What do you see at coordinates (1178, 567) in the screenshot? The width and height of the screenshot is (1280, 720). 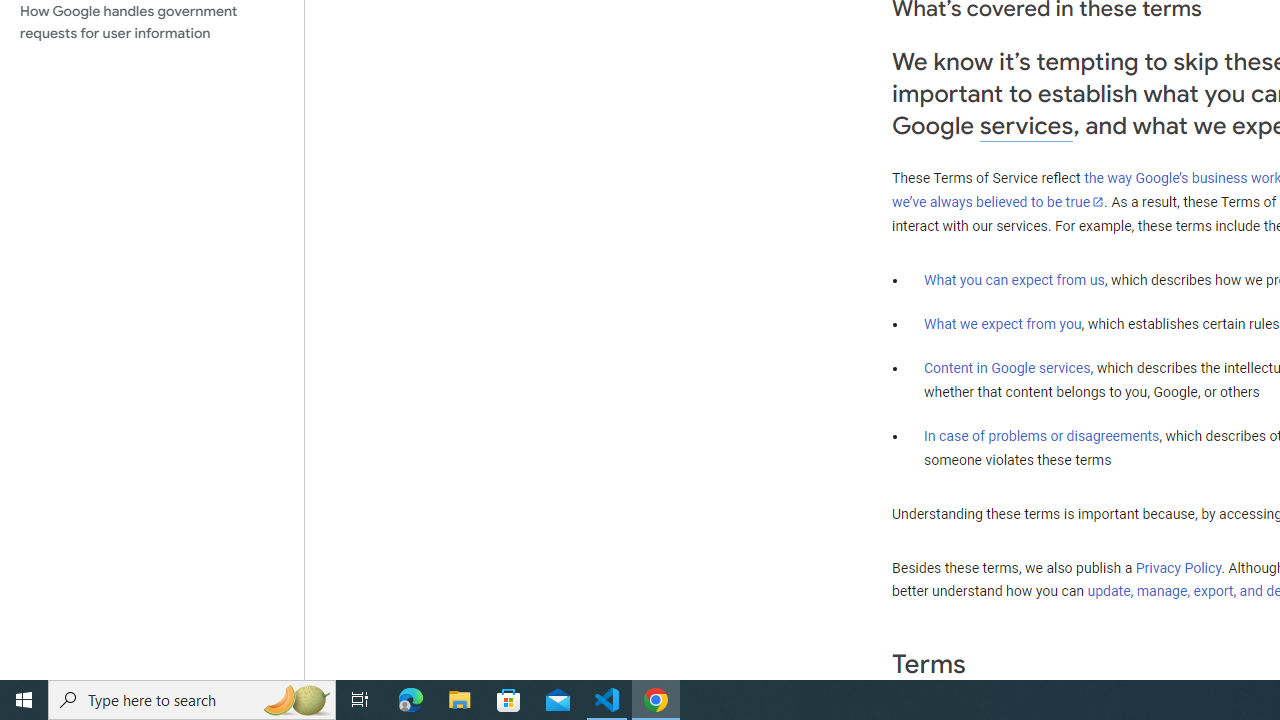 I see `'Privacy Policy'` at bounding box center [1178, 567].